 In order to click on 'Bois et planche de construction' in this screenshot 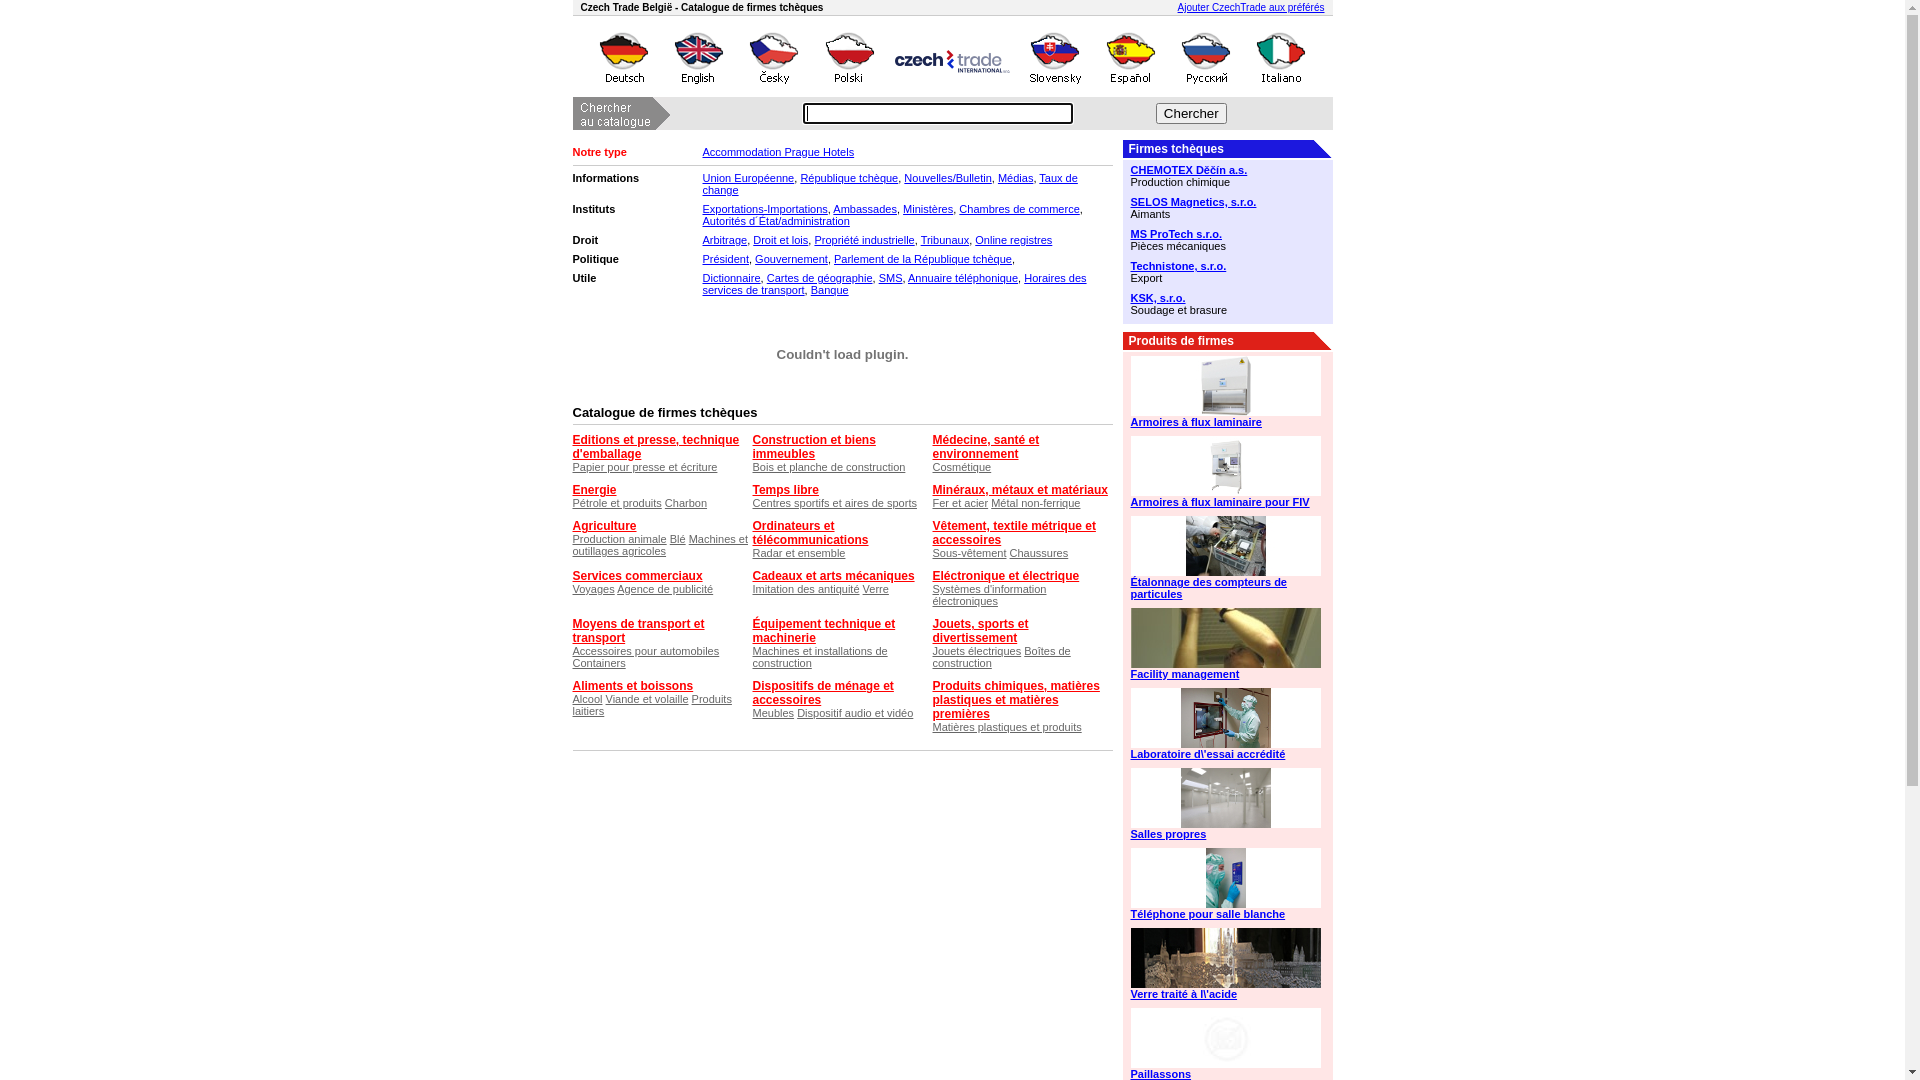, I will do `click(828, 466)`.